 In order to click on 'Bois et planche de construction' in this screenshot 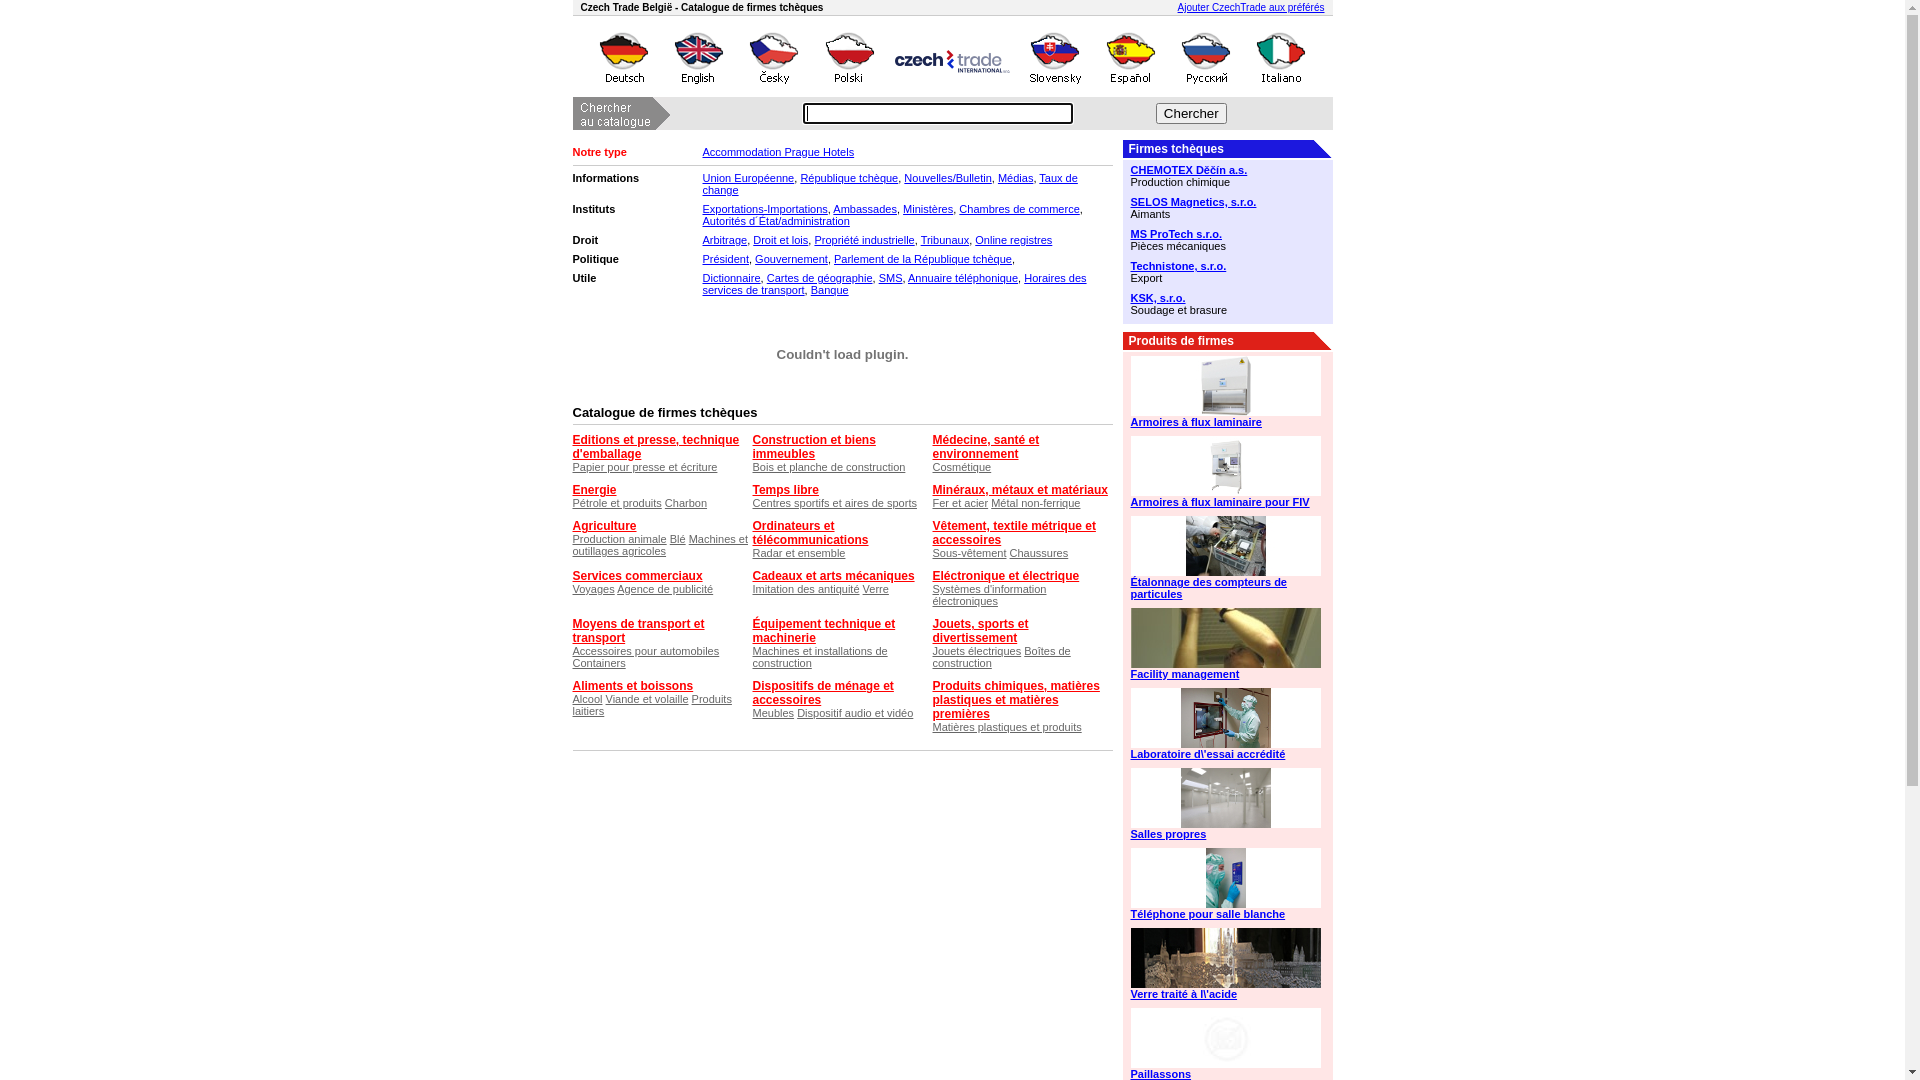, I will do `click(828, 466)`.